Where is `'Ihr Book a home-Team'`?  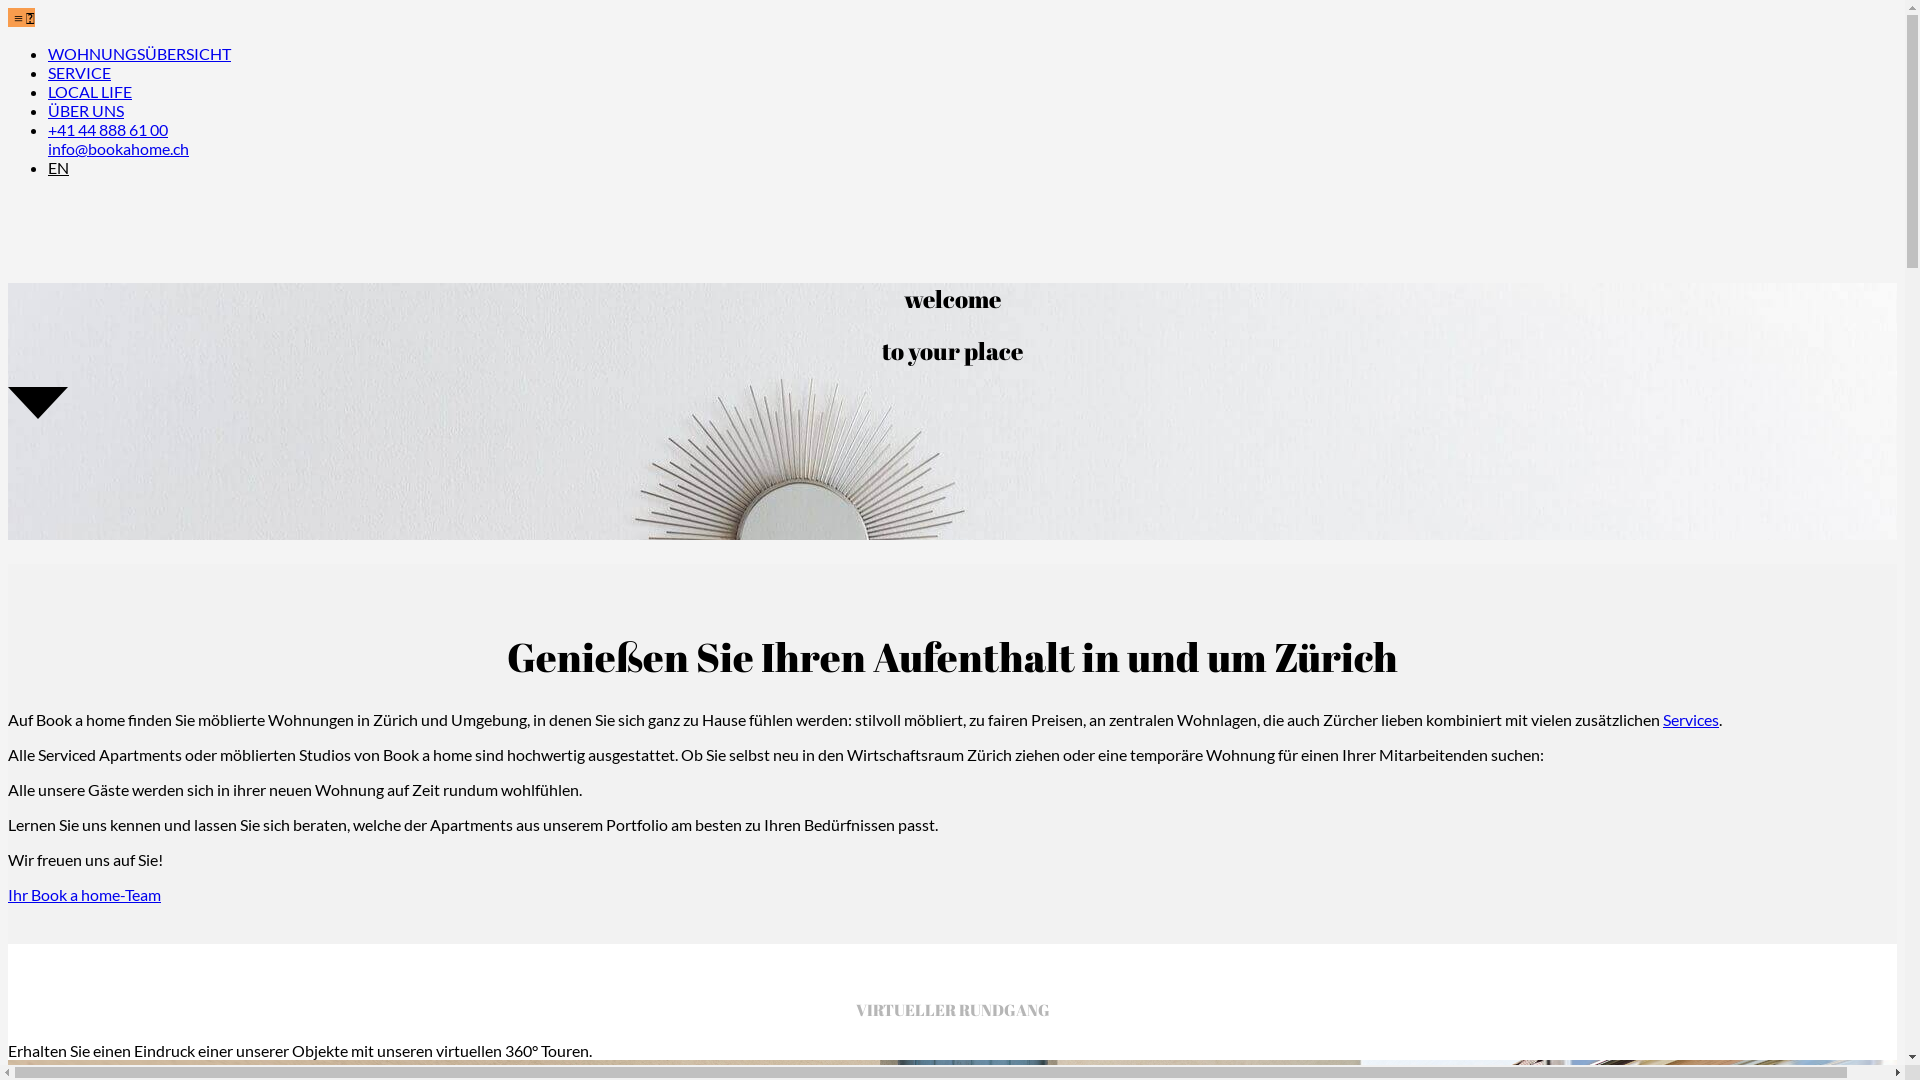
'Ihr Book a home-Team' is located at coordinates (8, 893).